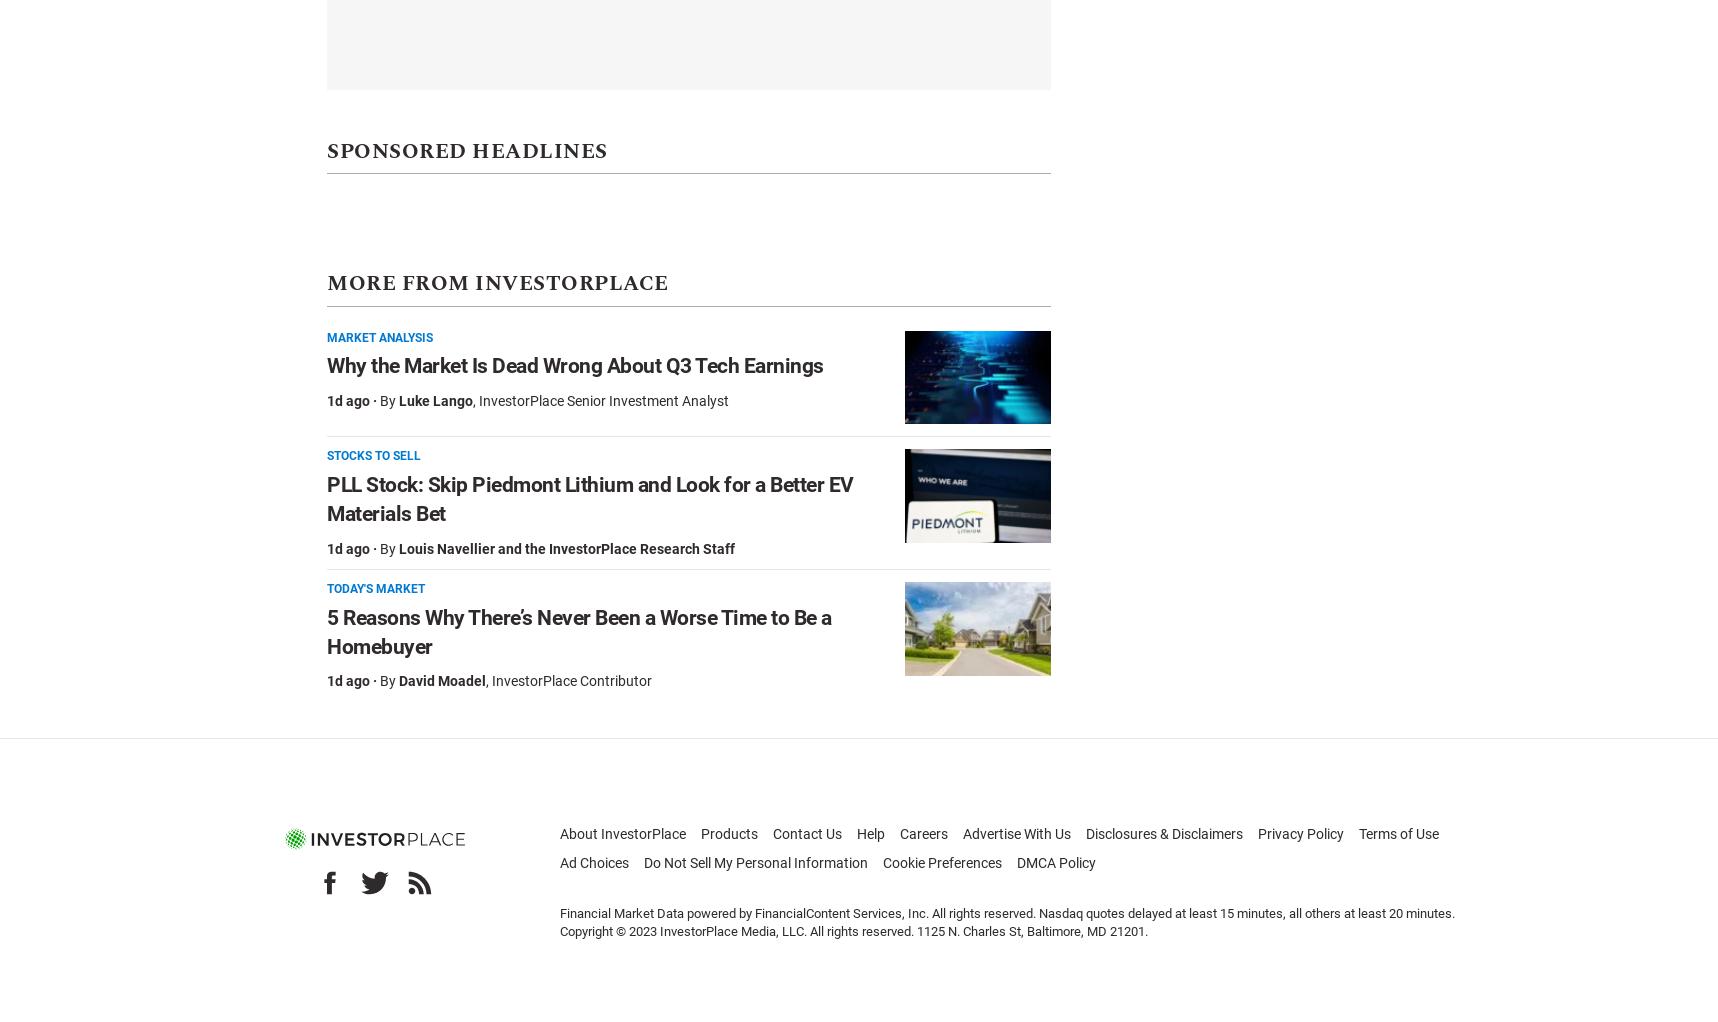  What do you see at coordinates (397, 679) in the screenshot?
I see `'David Moadel'` at bounding box center [397, 679].